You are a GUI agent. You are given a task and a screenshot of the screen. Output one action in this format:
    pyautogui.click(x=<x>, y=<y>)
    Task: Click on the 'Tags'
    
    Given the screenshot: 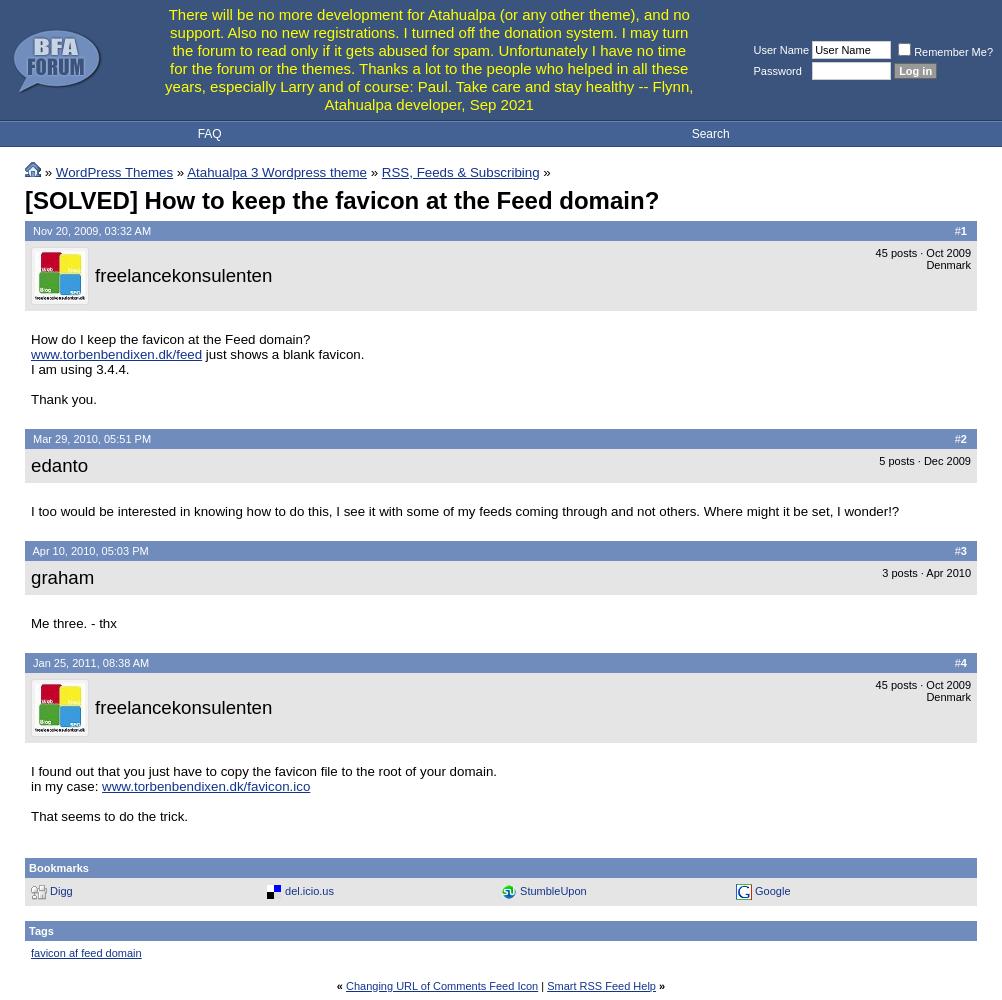 What is the action you would take?
    pyautogui.click(x=40, y=930)
    